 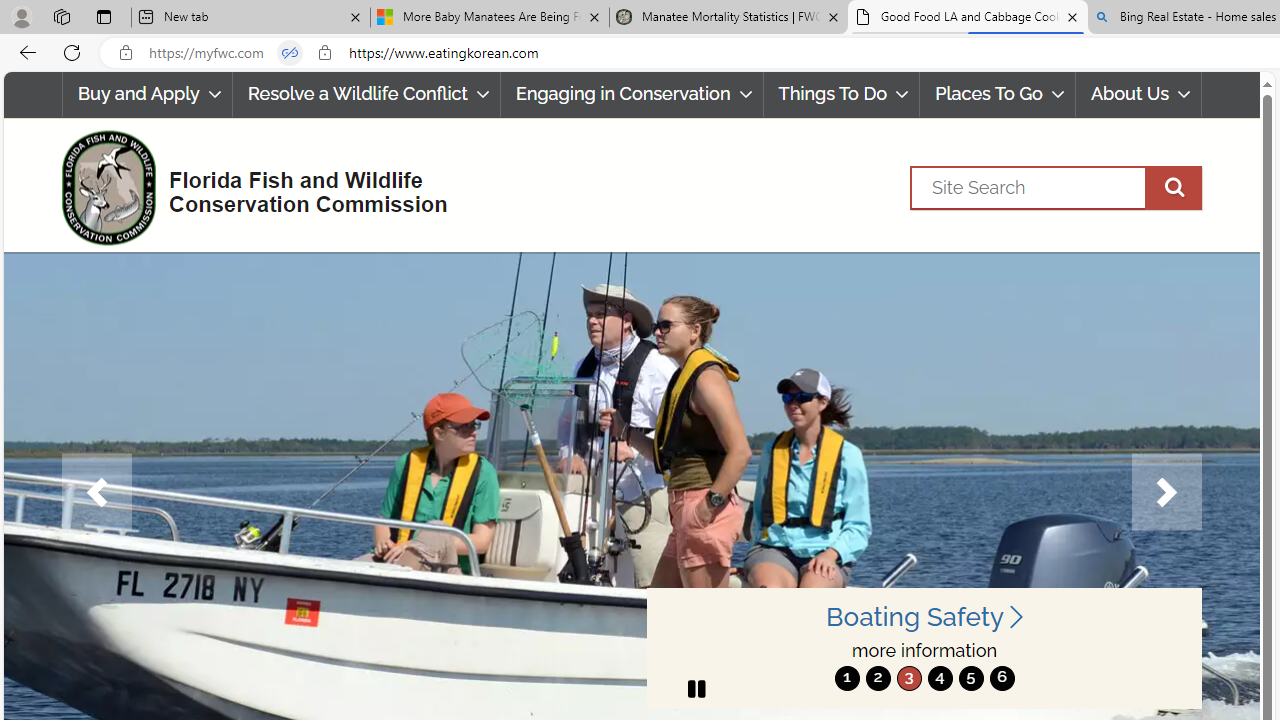 I want to click on '4', so click(x=939, y=677).